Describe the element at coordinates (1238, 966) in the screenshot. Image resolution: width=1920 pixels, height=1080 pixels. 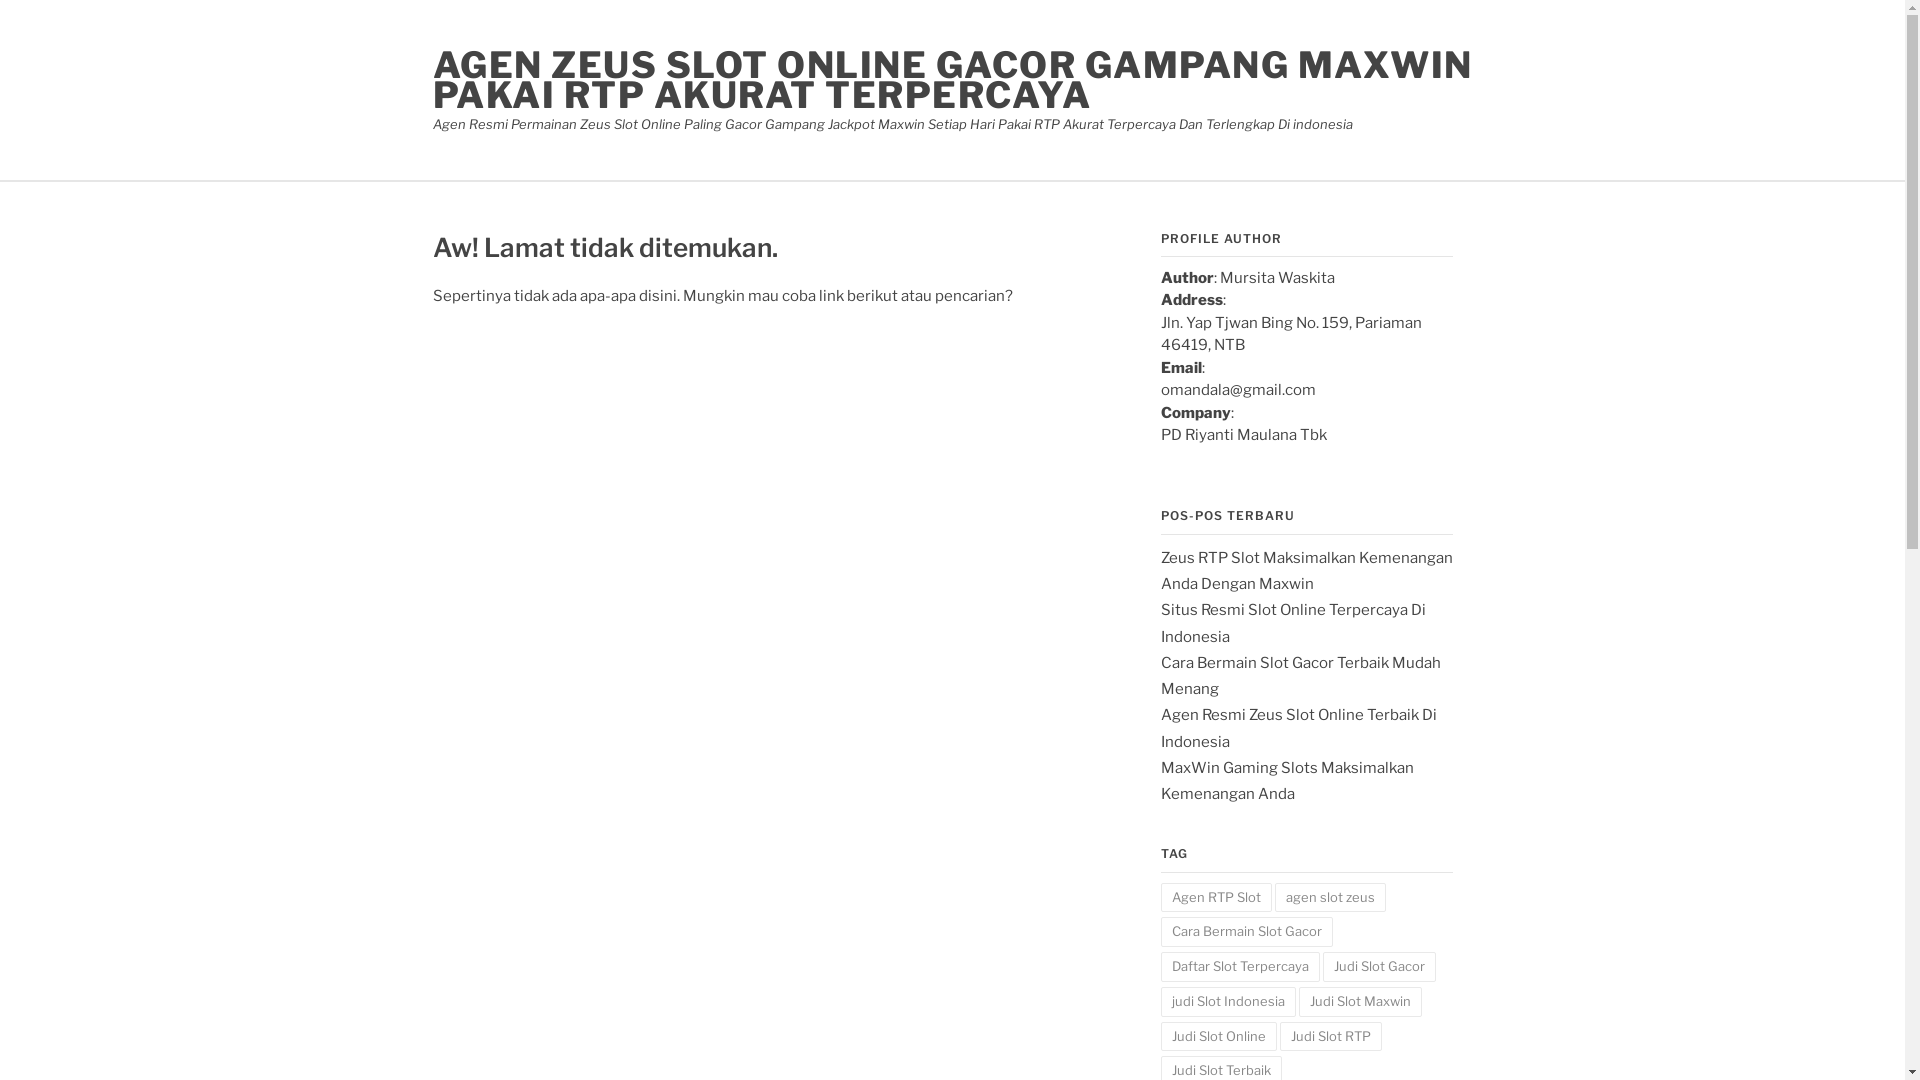
I see `'Daftar Slot Terpercaya'` at that location.